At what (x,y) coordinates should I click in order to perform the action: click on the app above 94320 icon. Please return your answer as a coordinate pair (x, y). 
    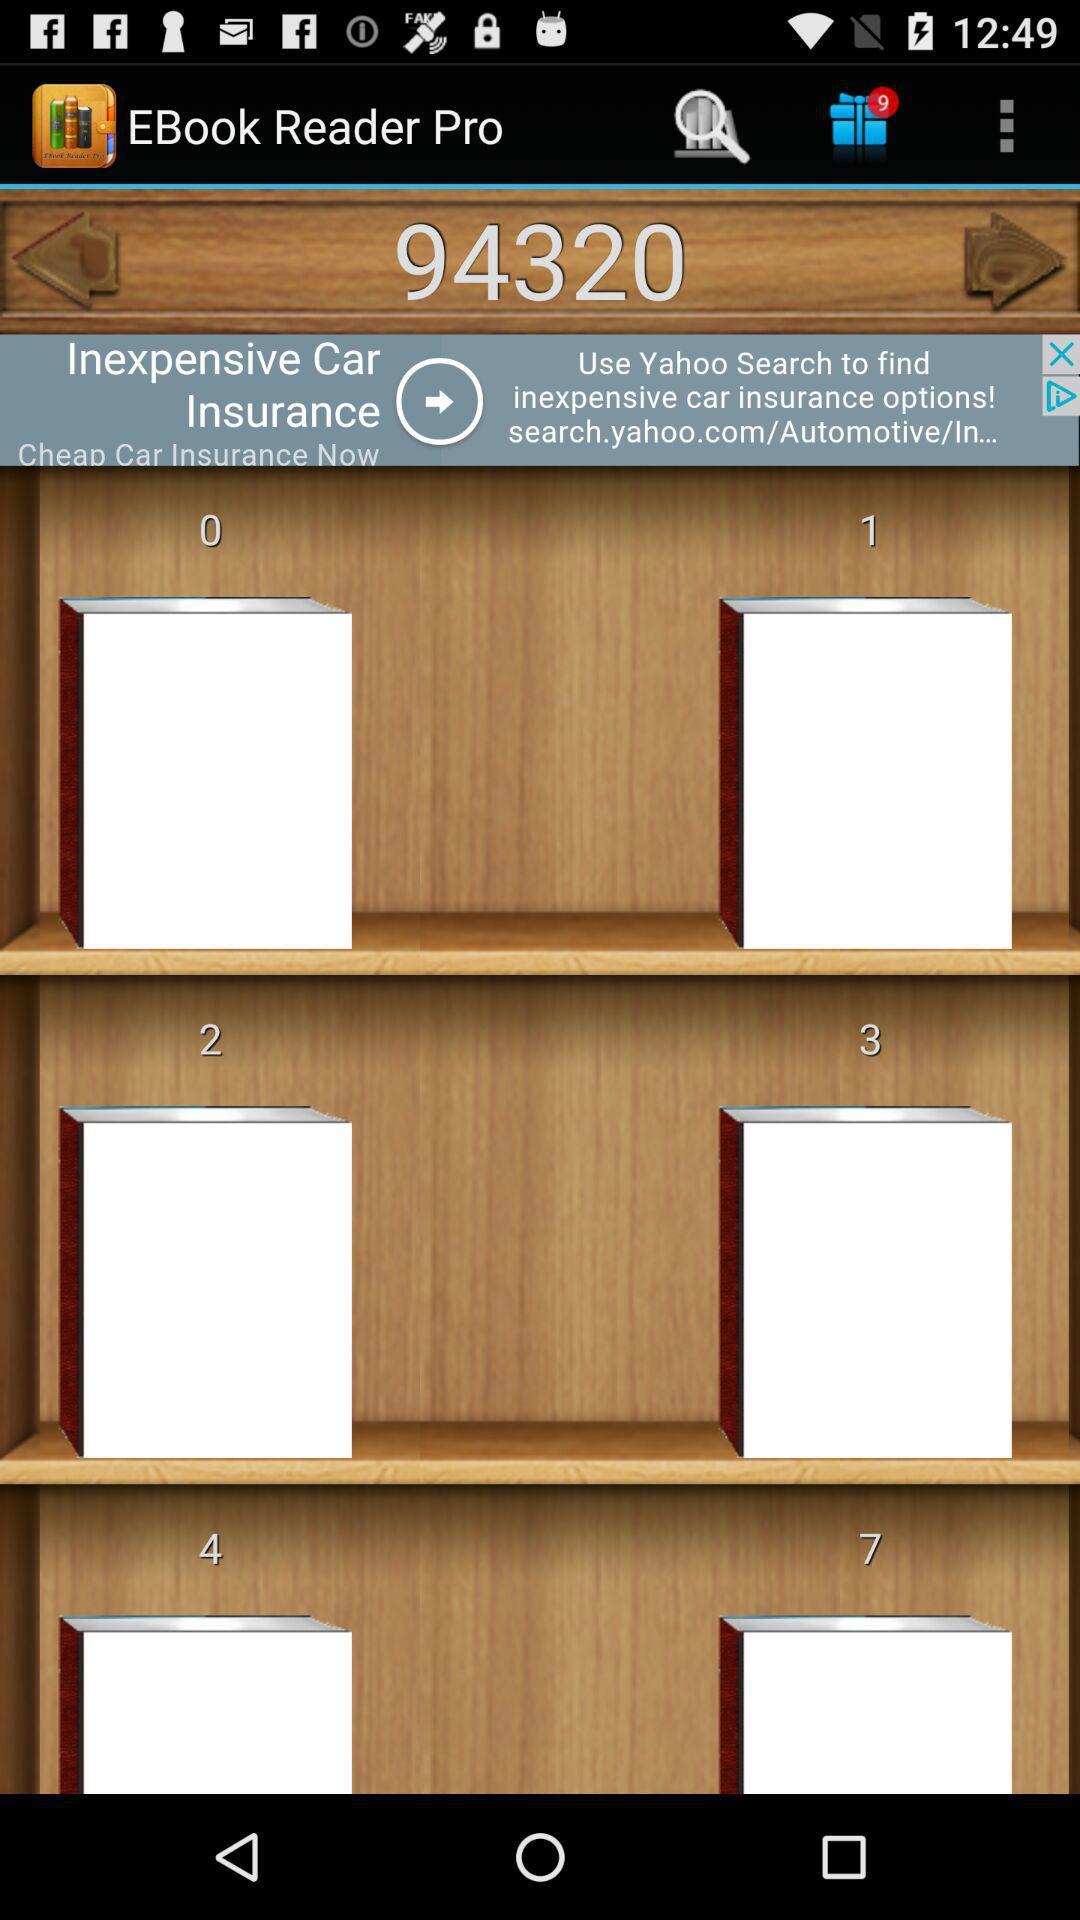
    Looking at the image, I should click on (711, 124).